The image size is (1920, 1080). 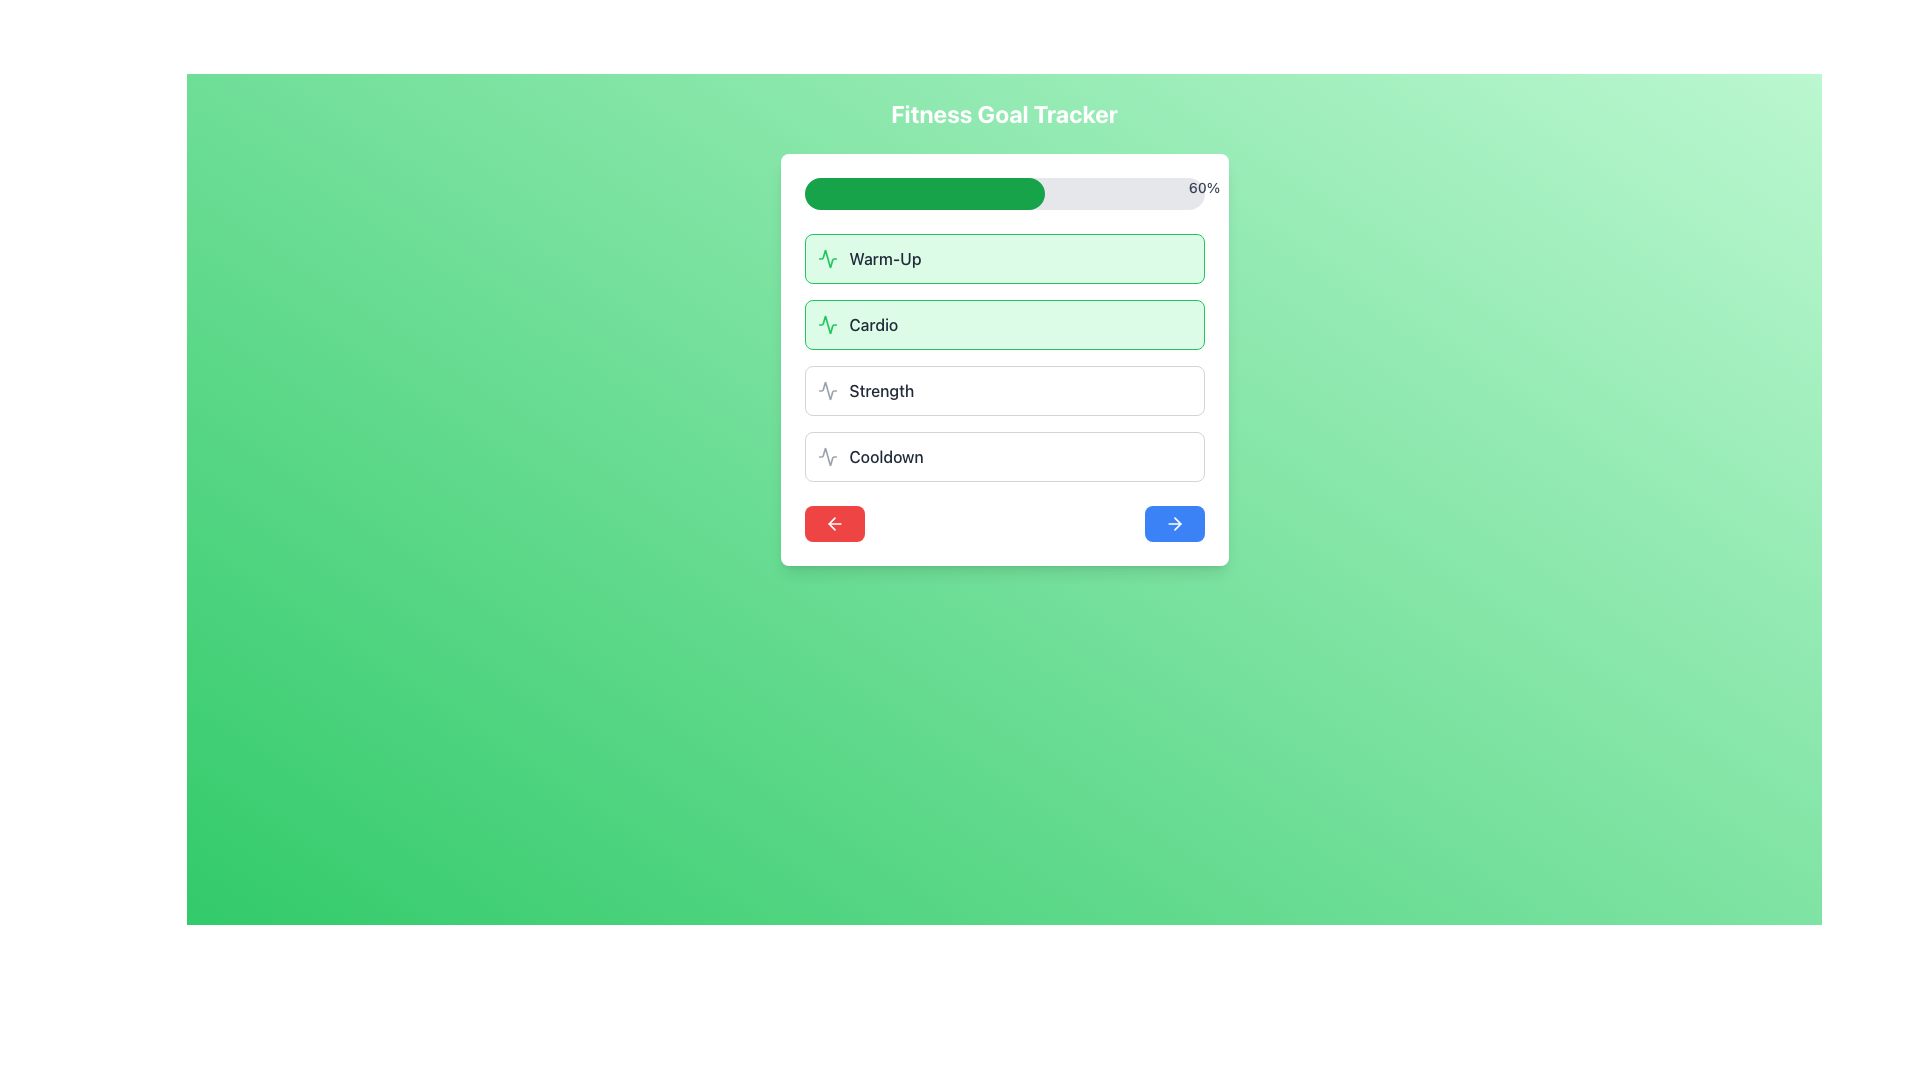 What do you see at coordinates (827, 323) in the screenshot?
I see `the SVG waveform icon styled in green located inside the second green-framed box labeled 'Cardio' in the 'Fitness Goal Tracker' section` at bounding box center [827, 323].